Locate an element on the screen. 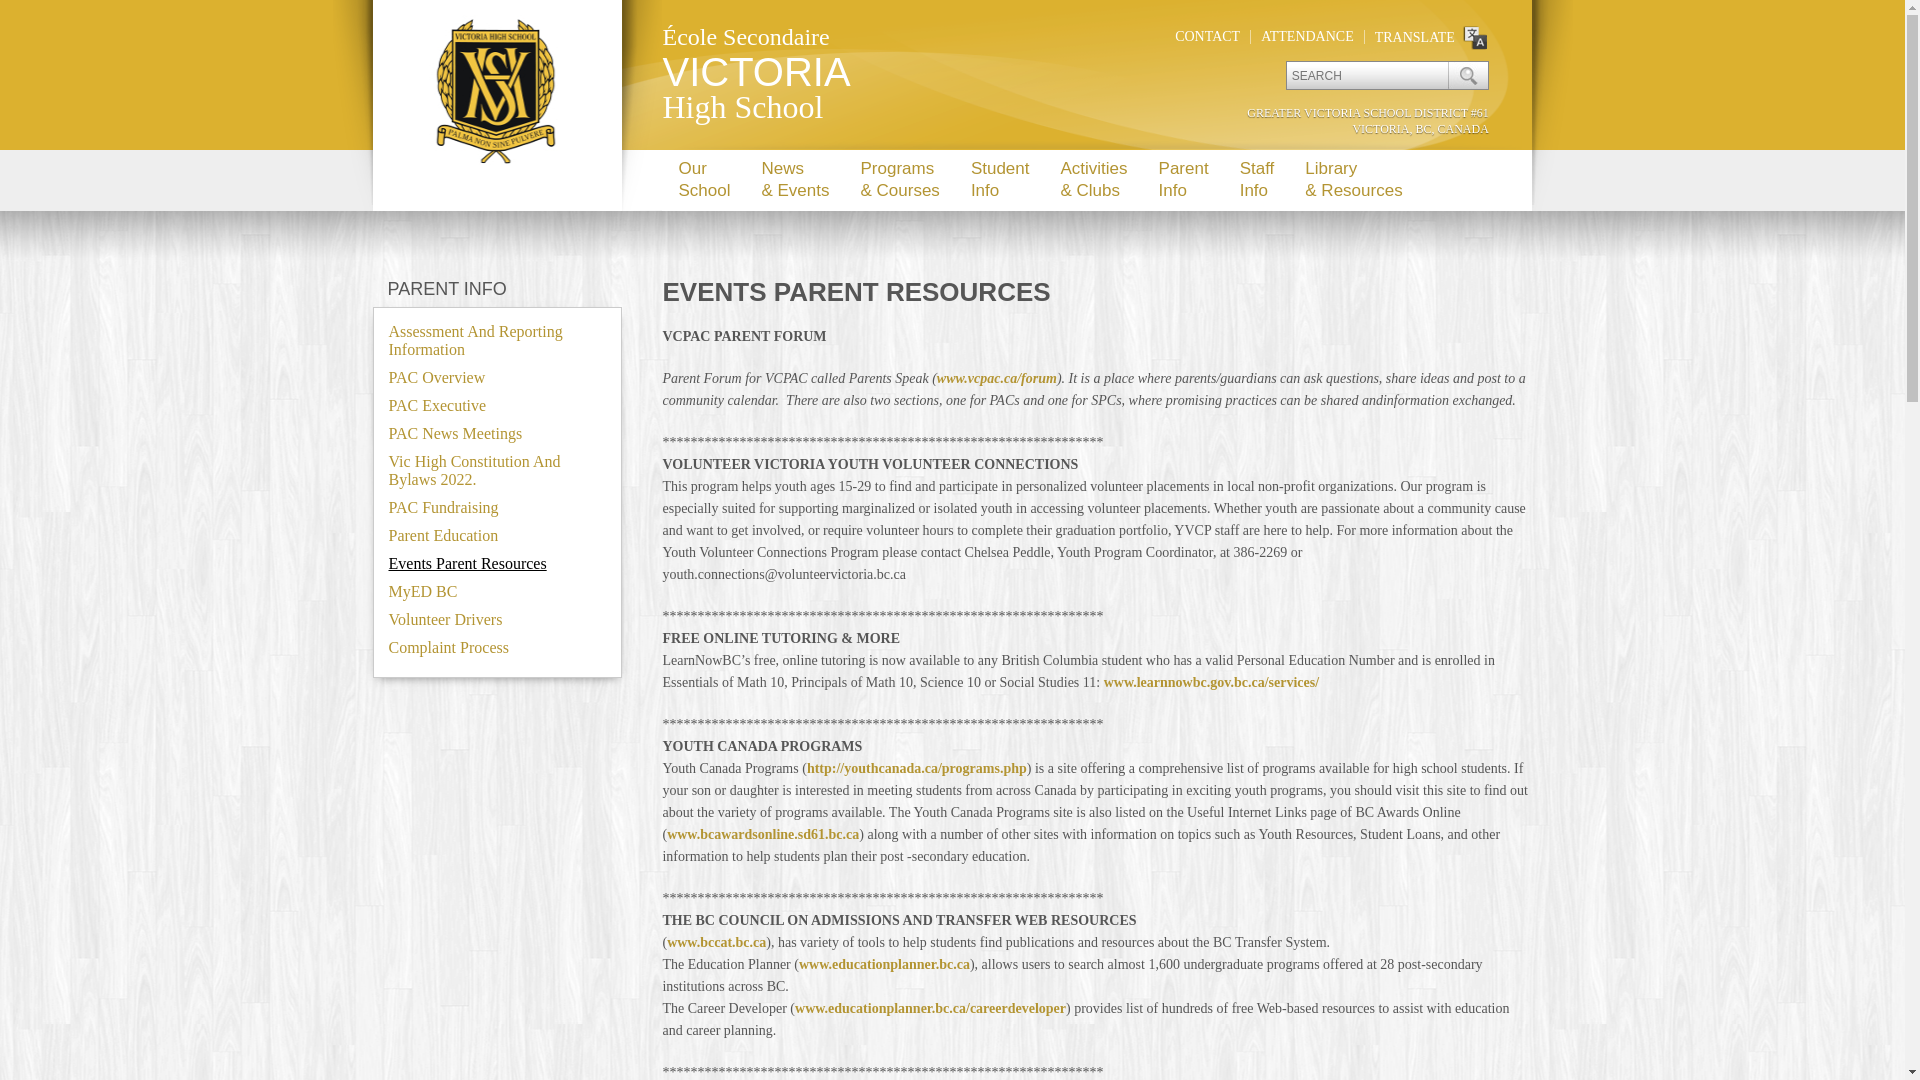 The width and height of the screenshot is (1920, 1080). 'www.bccat.bc.ca' is located at coordinates (716, 942).